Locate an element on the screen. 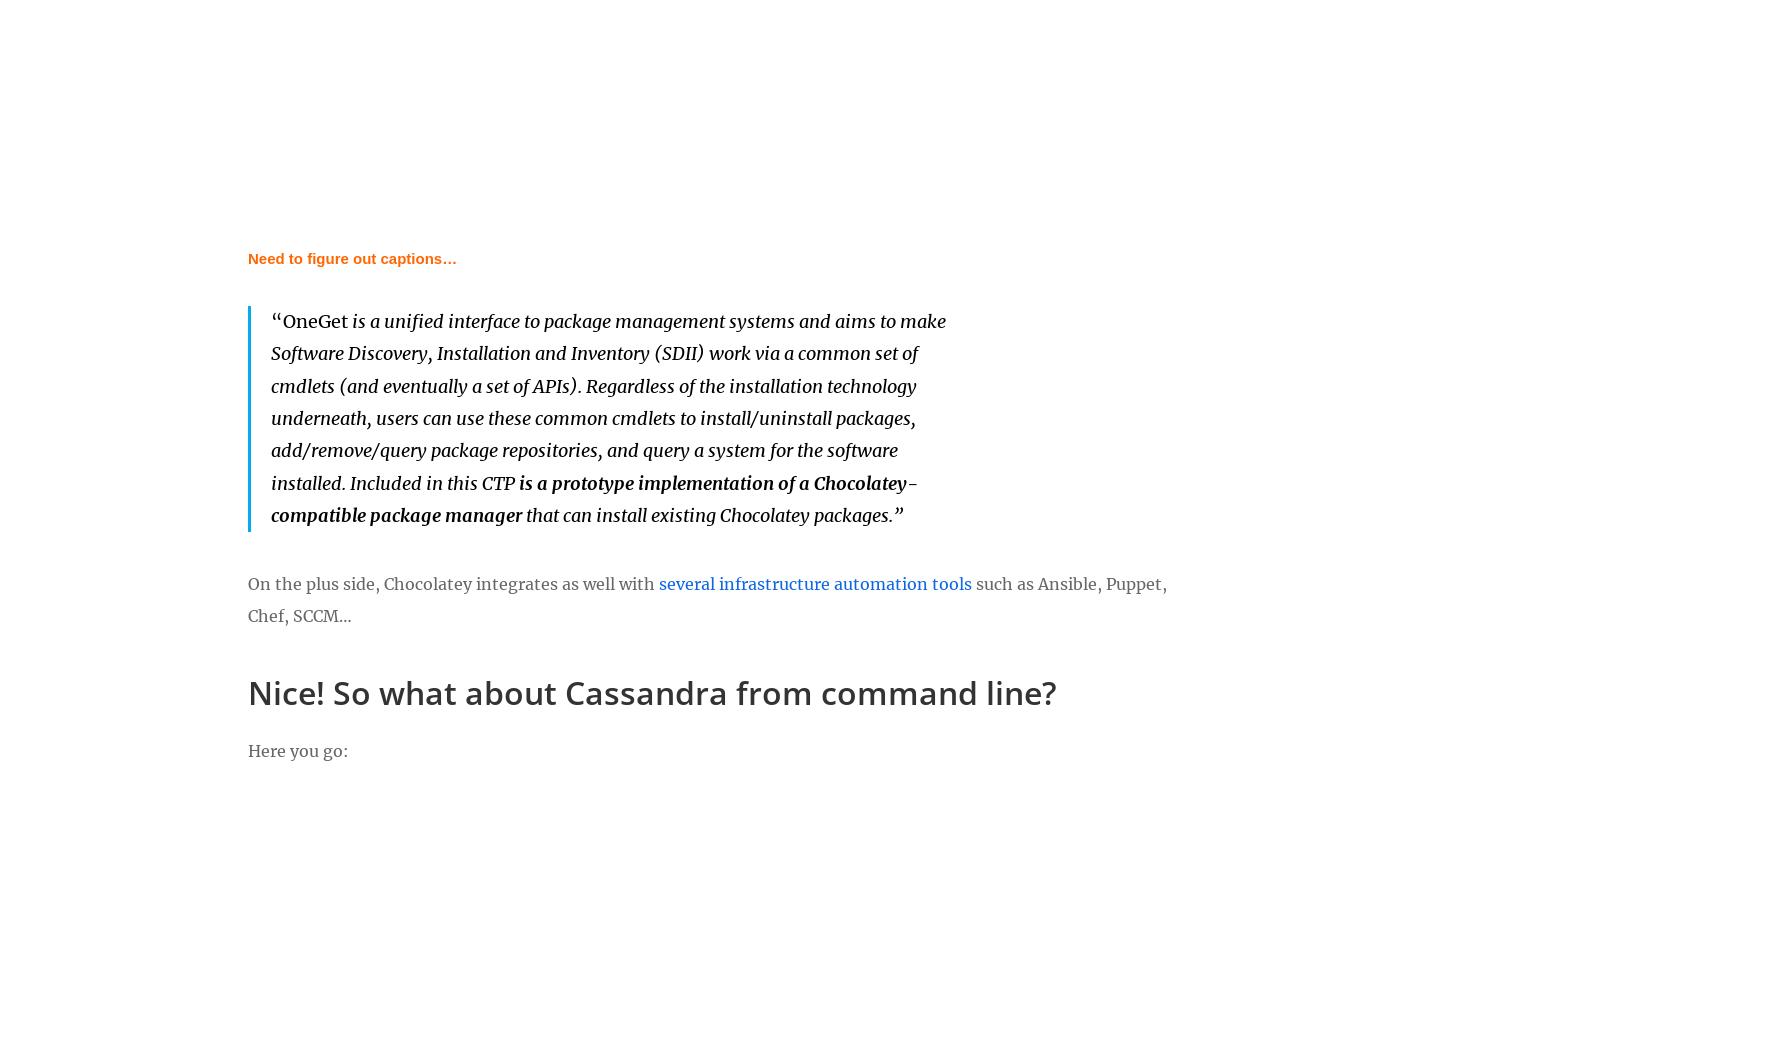  'Need to figure out captions…' is located at coordinates (351, 257).